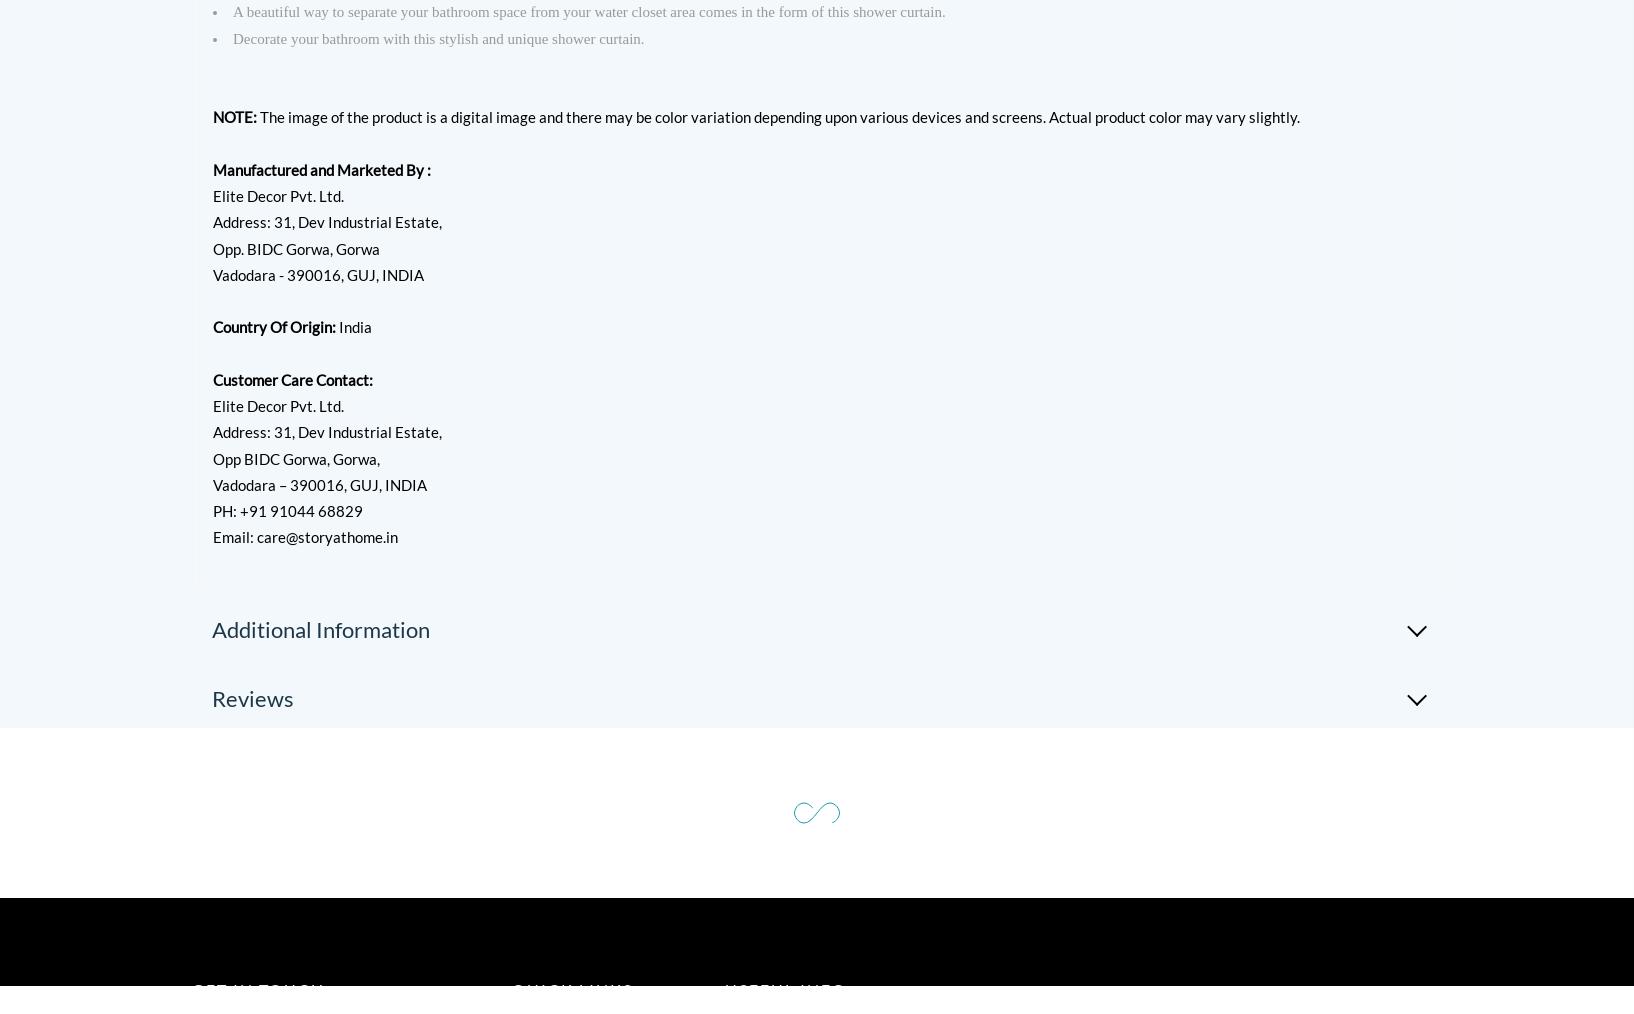  Describe the element at coordinates (319, 483) in the screenshot. I see `'Vadodara – 390016, GUJ, INDIA'` at that location.